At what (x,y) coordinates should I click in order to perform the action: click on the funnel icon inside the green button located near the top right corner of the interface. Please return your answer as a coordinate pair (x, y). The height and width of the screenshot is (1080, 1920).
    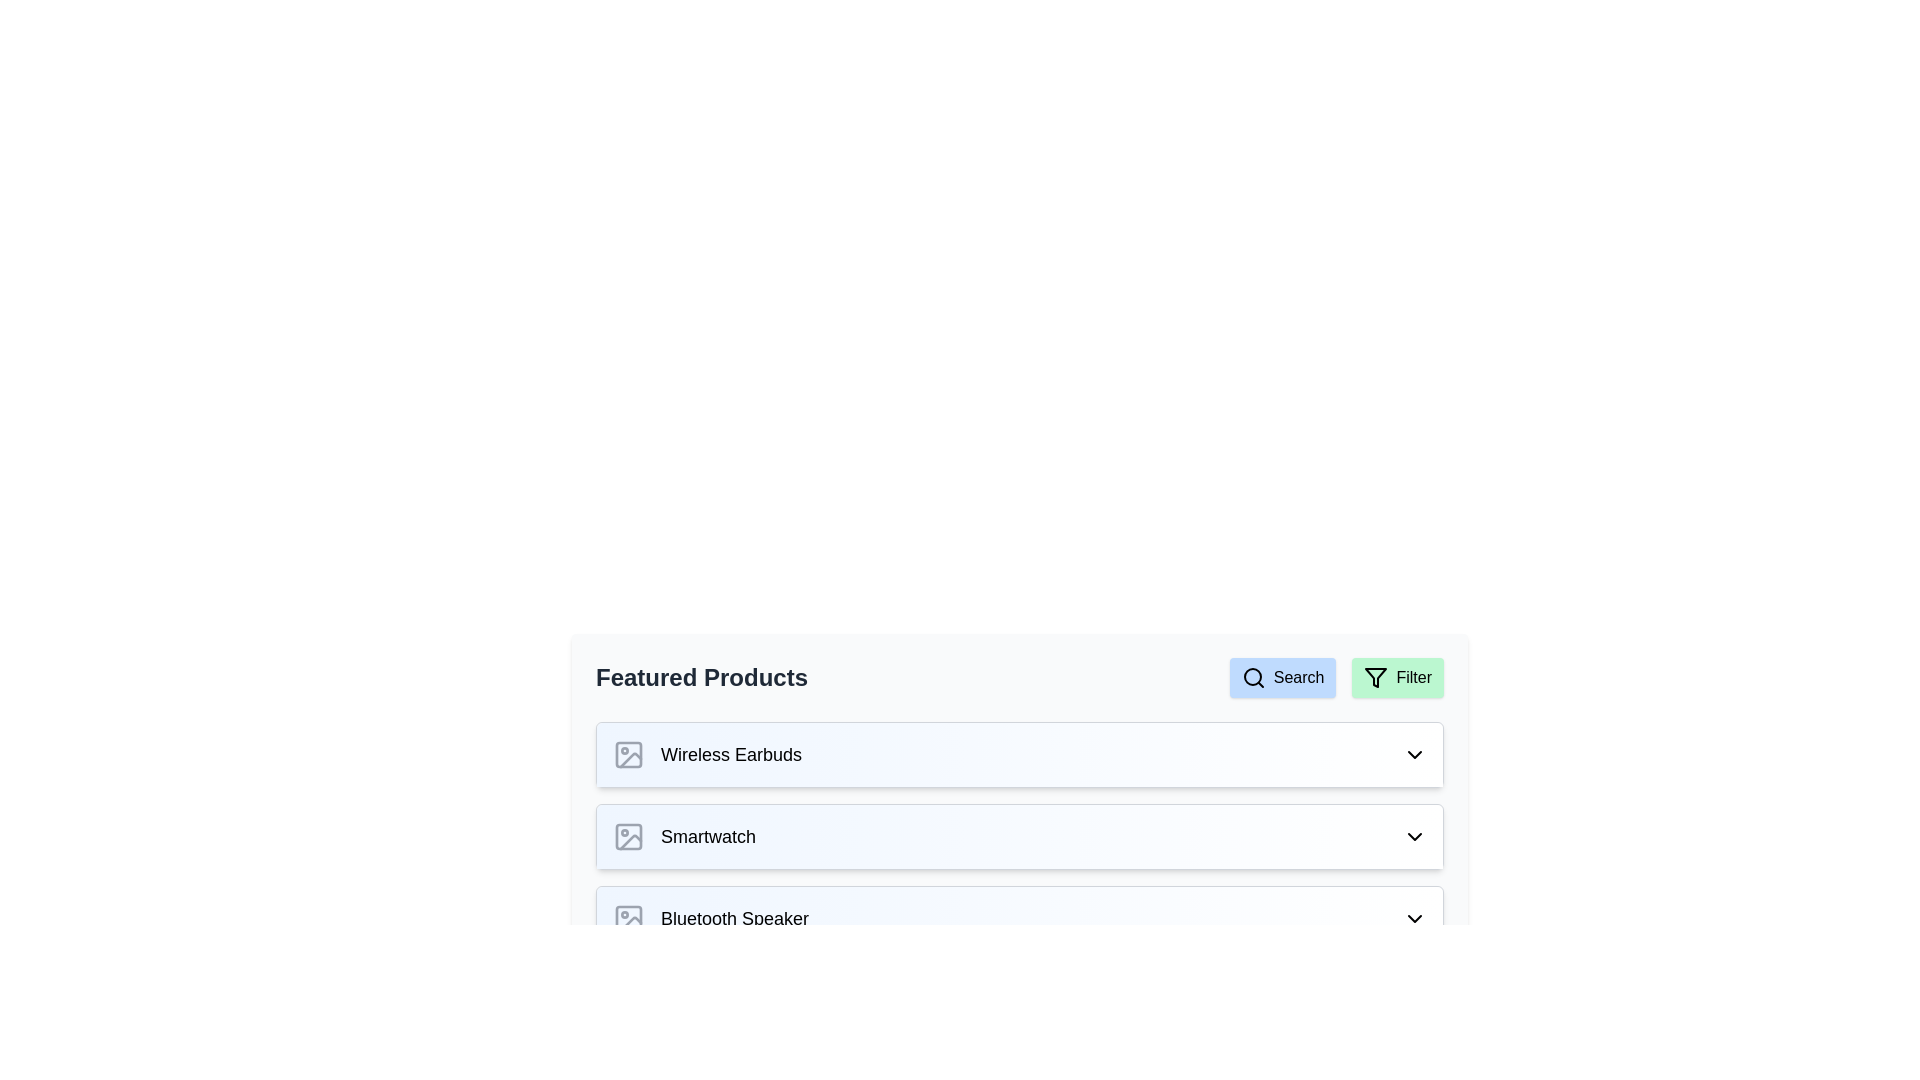
    Looking at the image, I should click on (1375, 677).